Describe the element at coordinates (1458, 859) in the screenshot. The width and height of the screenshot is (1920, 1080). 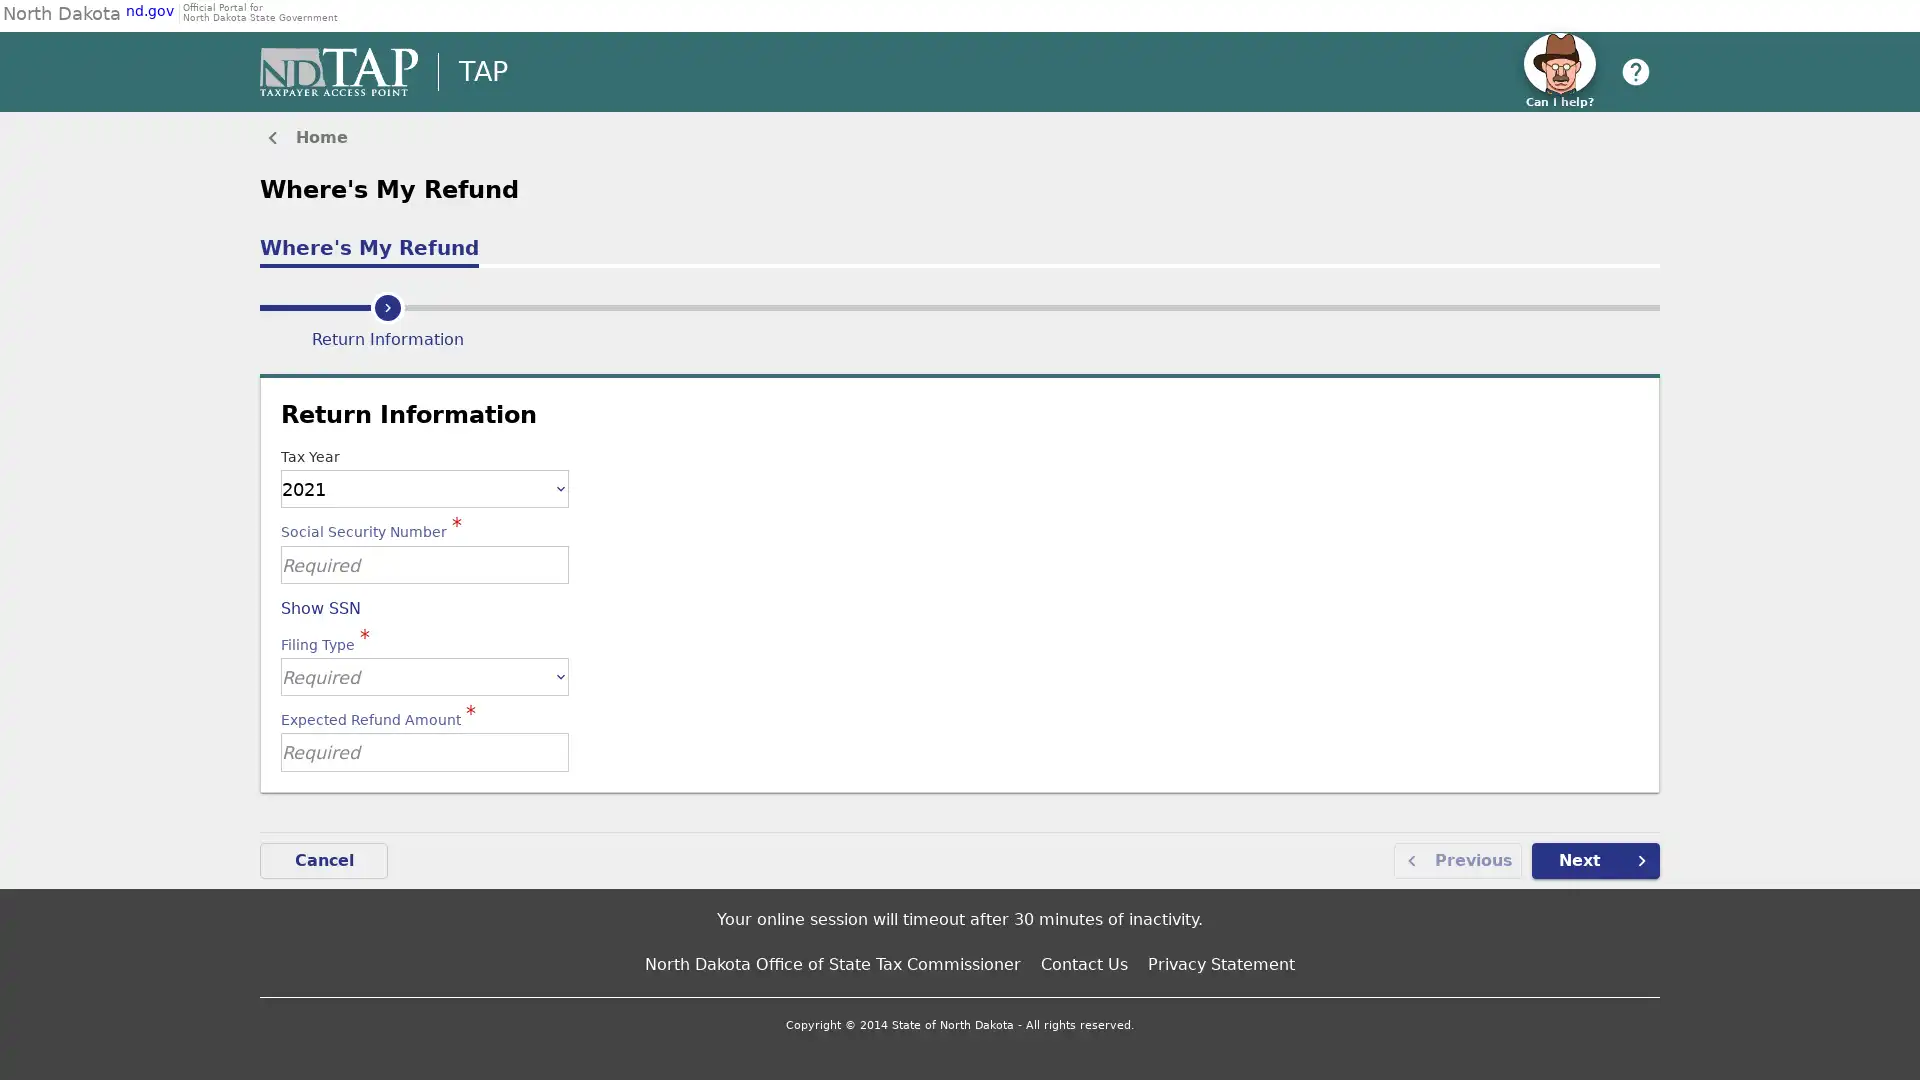
I see `Previous` at that location.